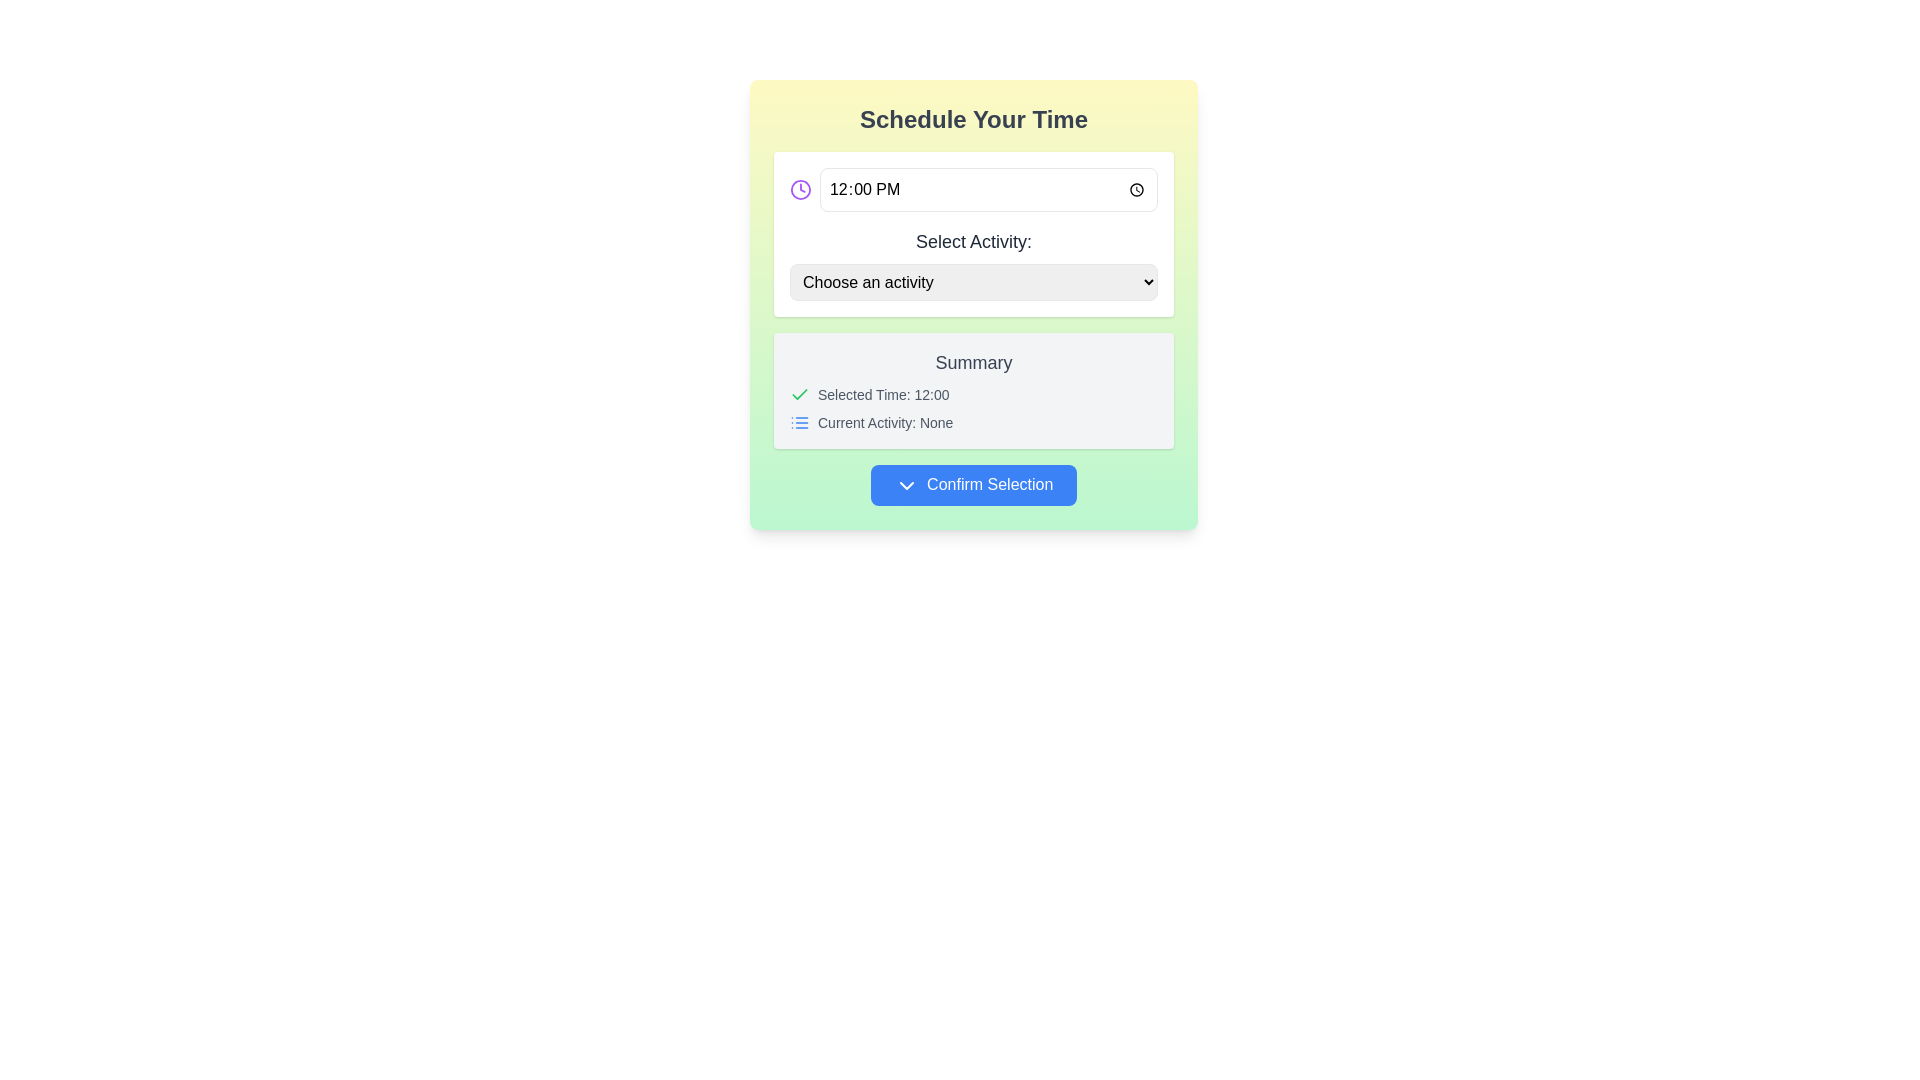 The image size is (1920, 1080). What do you see at coordinates (974, 485) in the screenshot?
I see `the blue rounded button labeled 'Confirm Selection' with a chevron-down icon, located below the 'Summary' section in the UI card` at bounding box center [974, 485].